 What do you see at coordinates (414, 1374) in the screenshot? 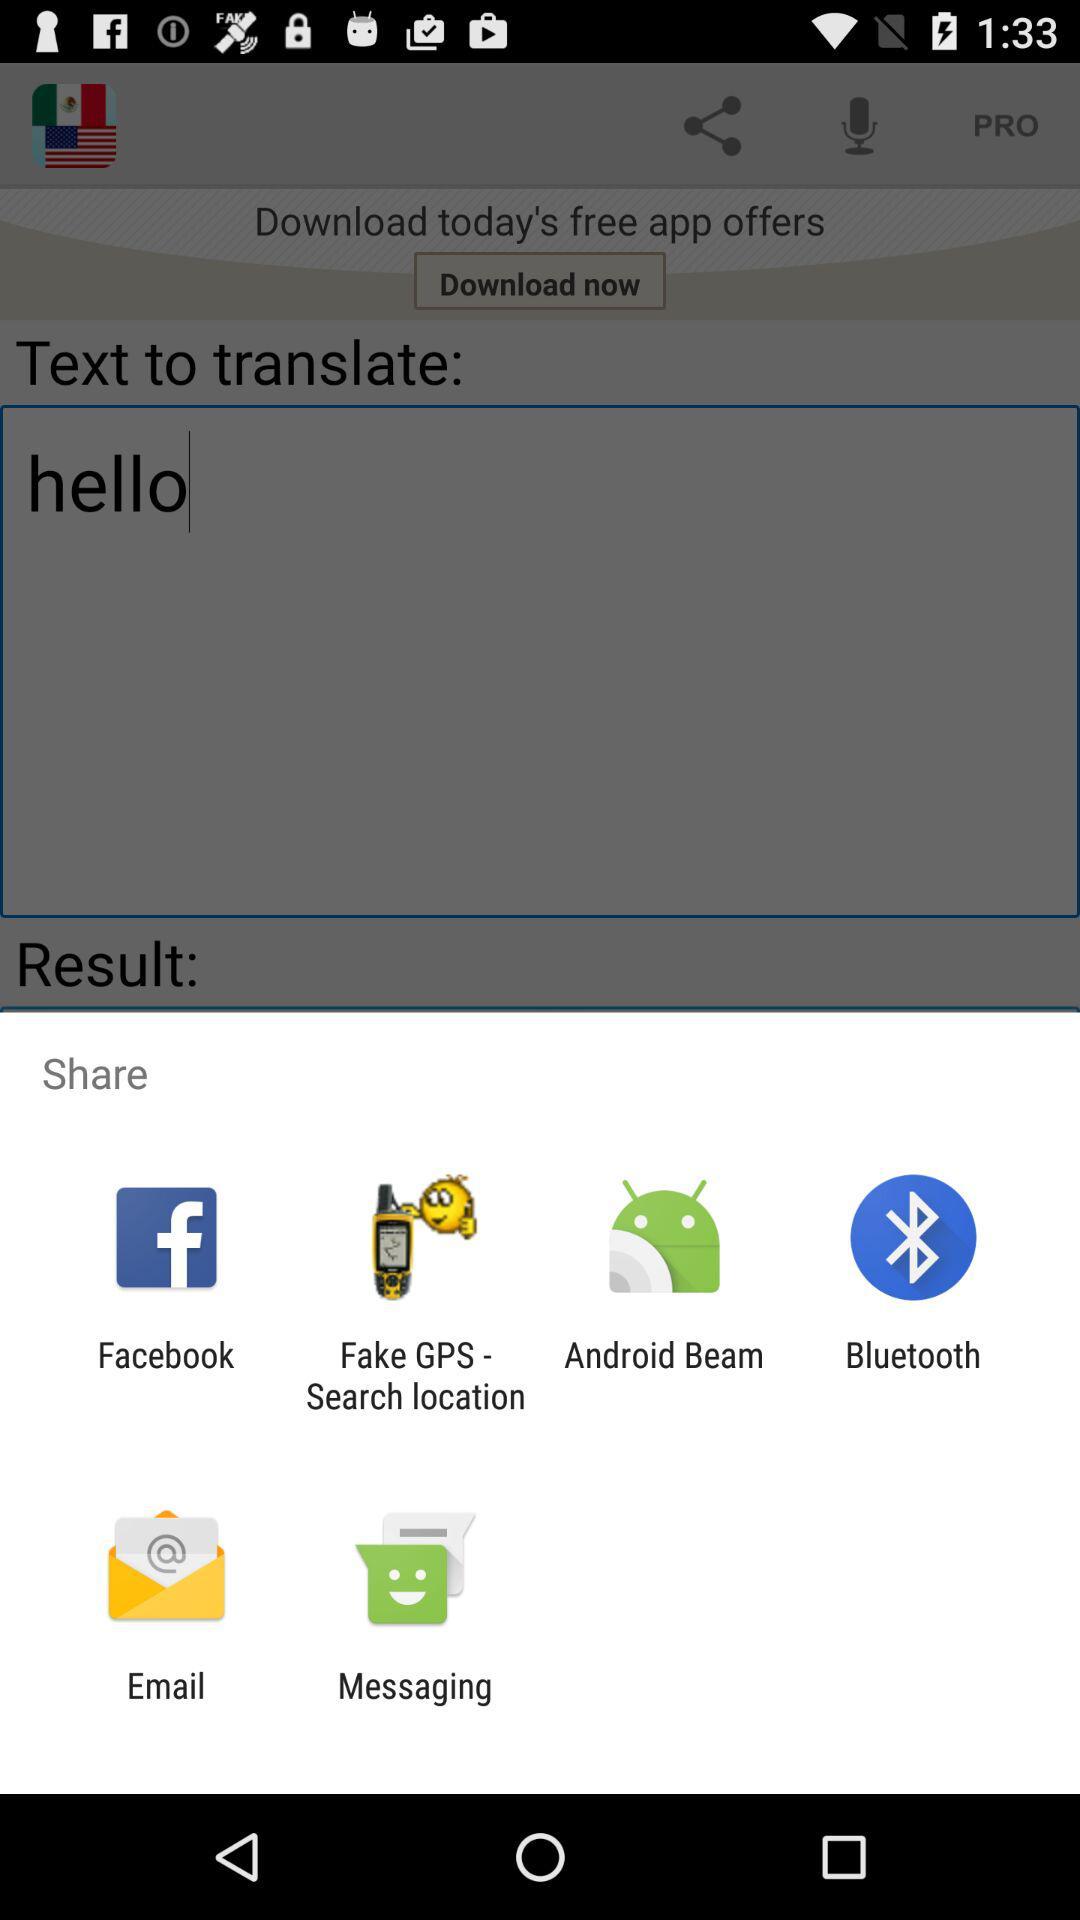
I see `the icon to the left of the android beam app` at bounding box center [414, 1374].